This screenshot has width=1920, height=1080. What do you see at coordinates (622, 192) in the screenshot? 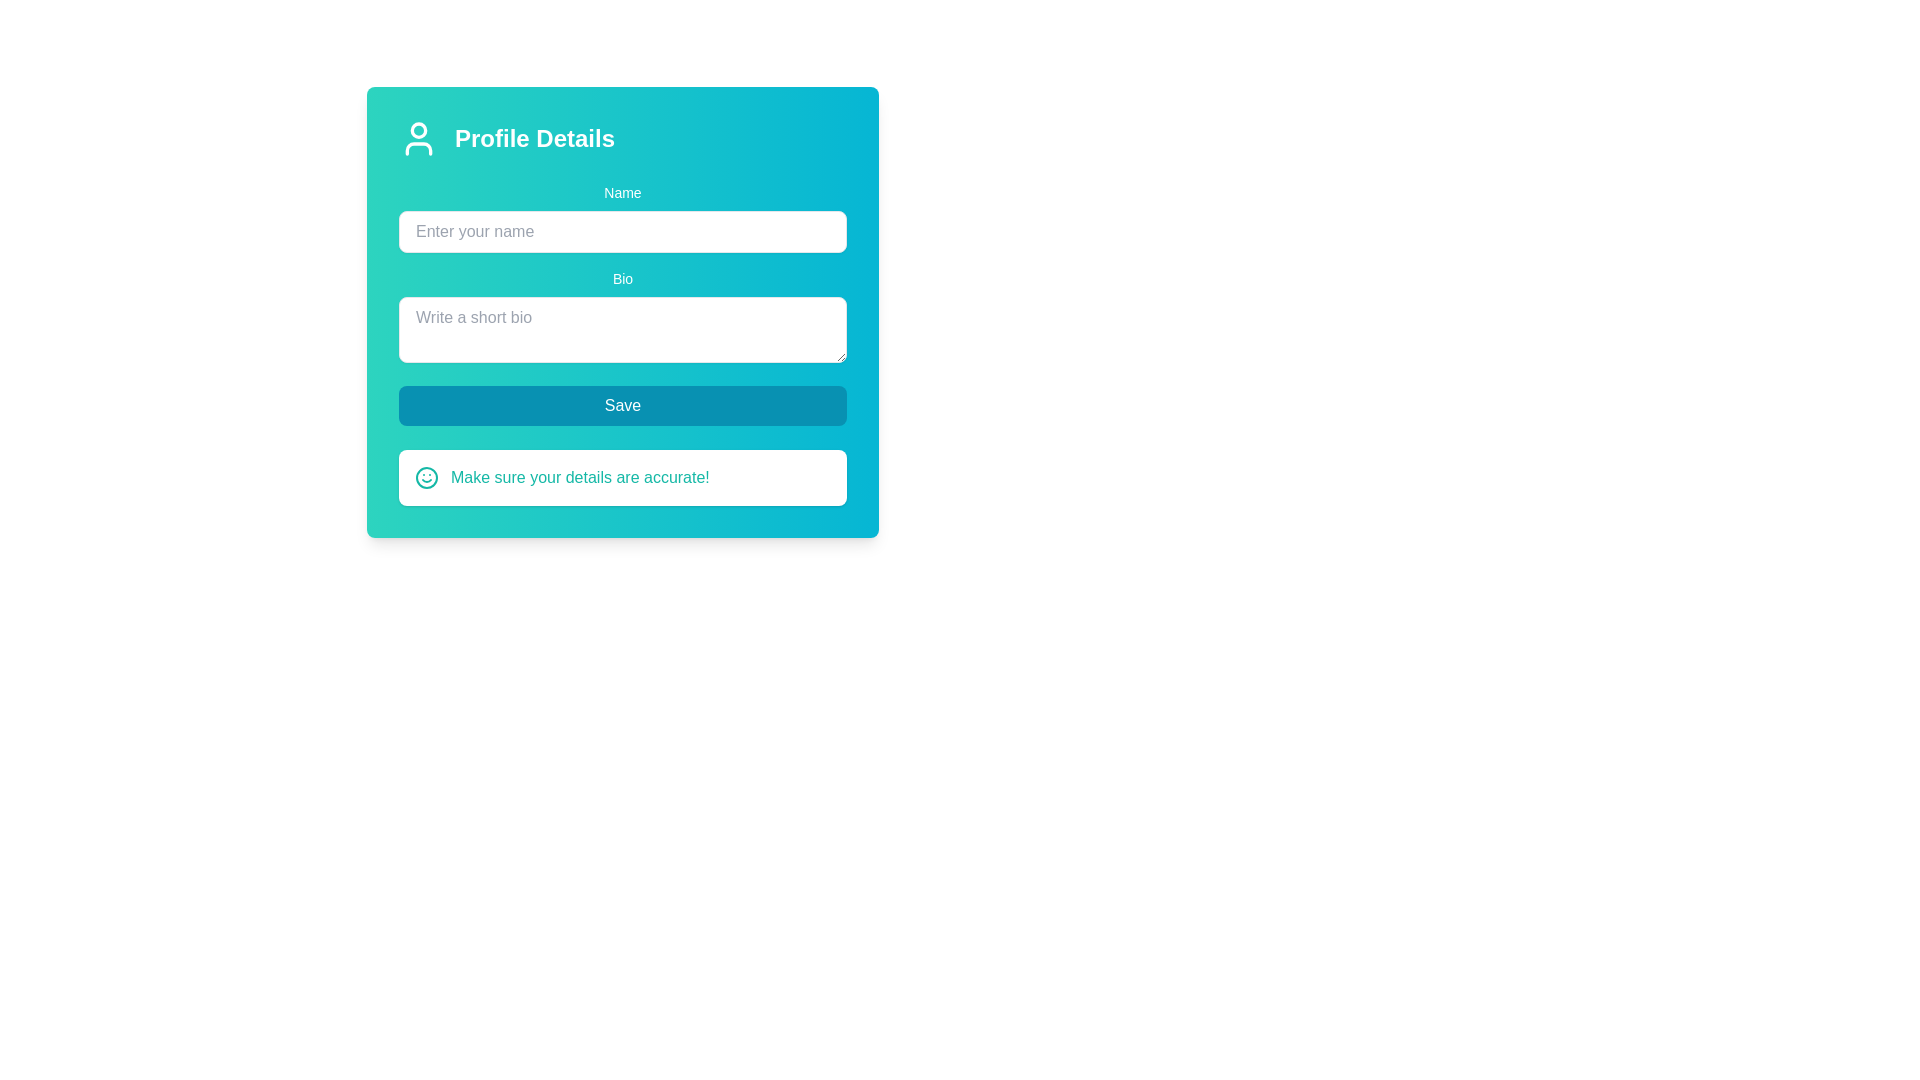
I see `descriptive label indicating the purpose of the adjacent input field, which is positioned at the top of the form` at bounding box center [622, 192].